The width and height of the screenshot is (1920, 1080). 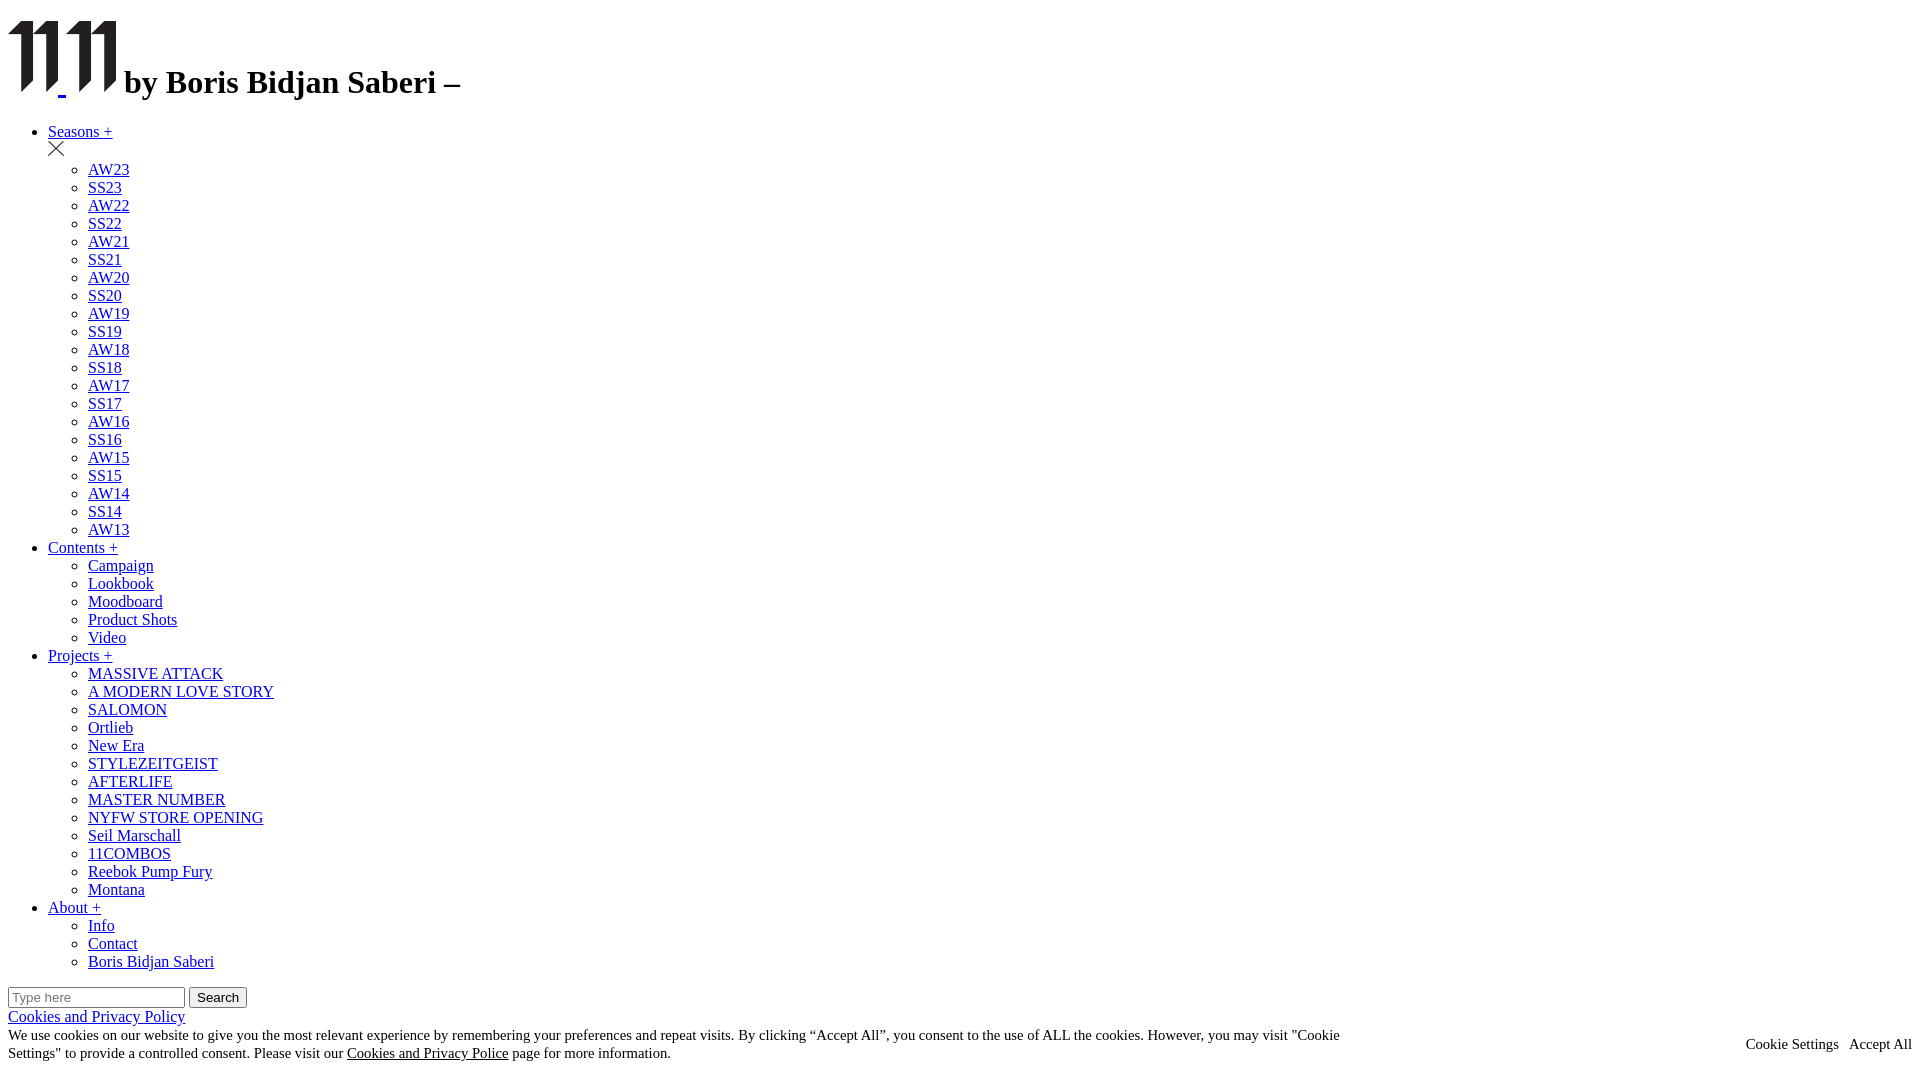 What do you see at coordinates (86, 888) in the screenshot?
I see `'Montana'` at bounding box center [86, 888].